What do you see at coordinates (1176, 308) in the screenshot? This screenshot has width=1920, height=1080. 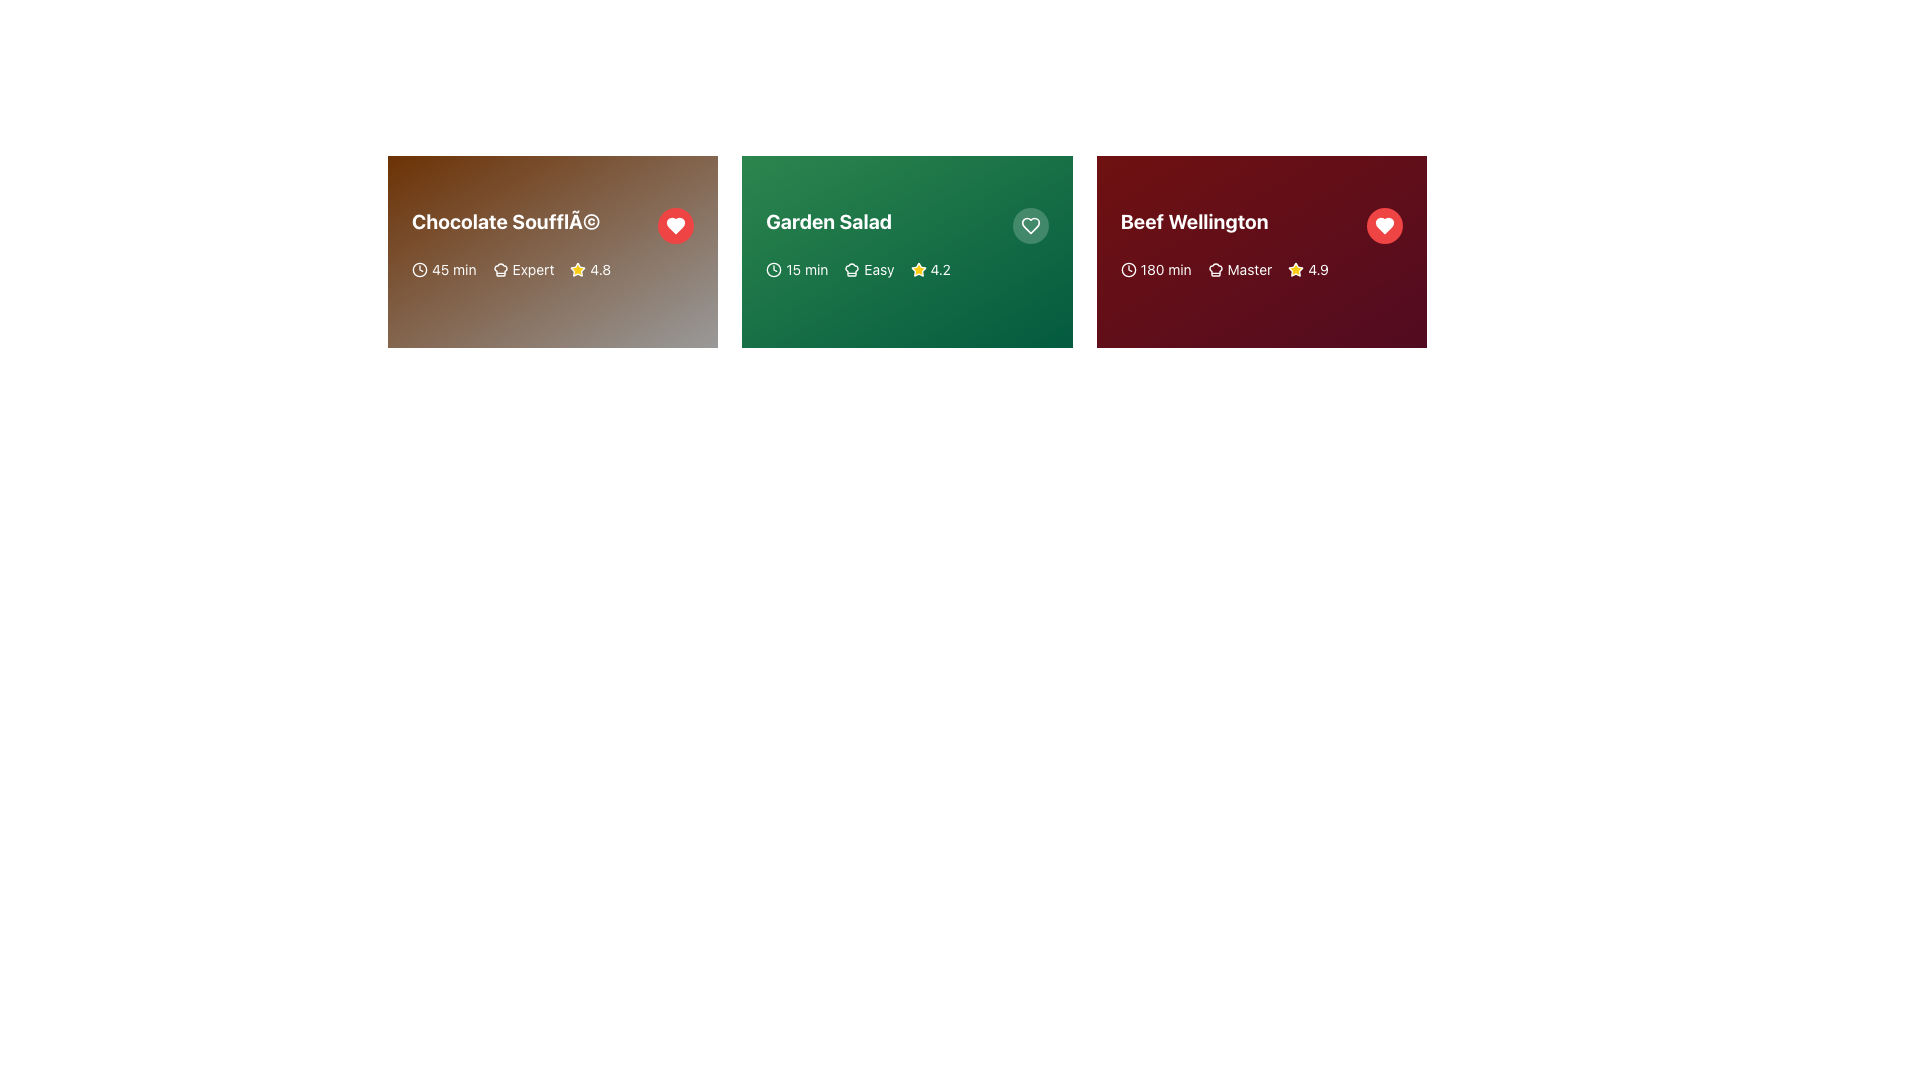 I see `the share button located at the bottom center of the 'Beef Wellington' card` at bounding box center [1176, 308].